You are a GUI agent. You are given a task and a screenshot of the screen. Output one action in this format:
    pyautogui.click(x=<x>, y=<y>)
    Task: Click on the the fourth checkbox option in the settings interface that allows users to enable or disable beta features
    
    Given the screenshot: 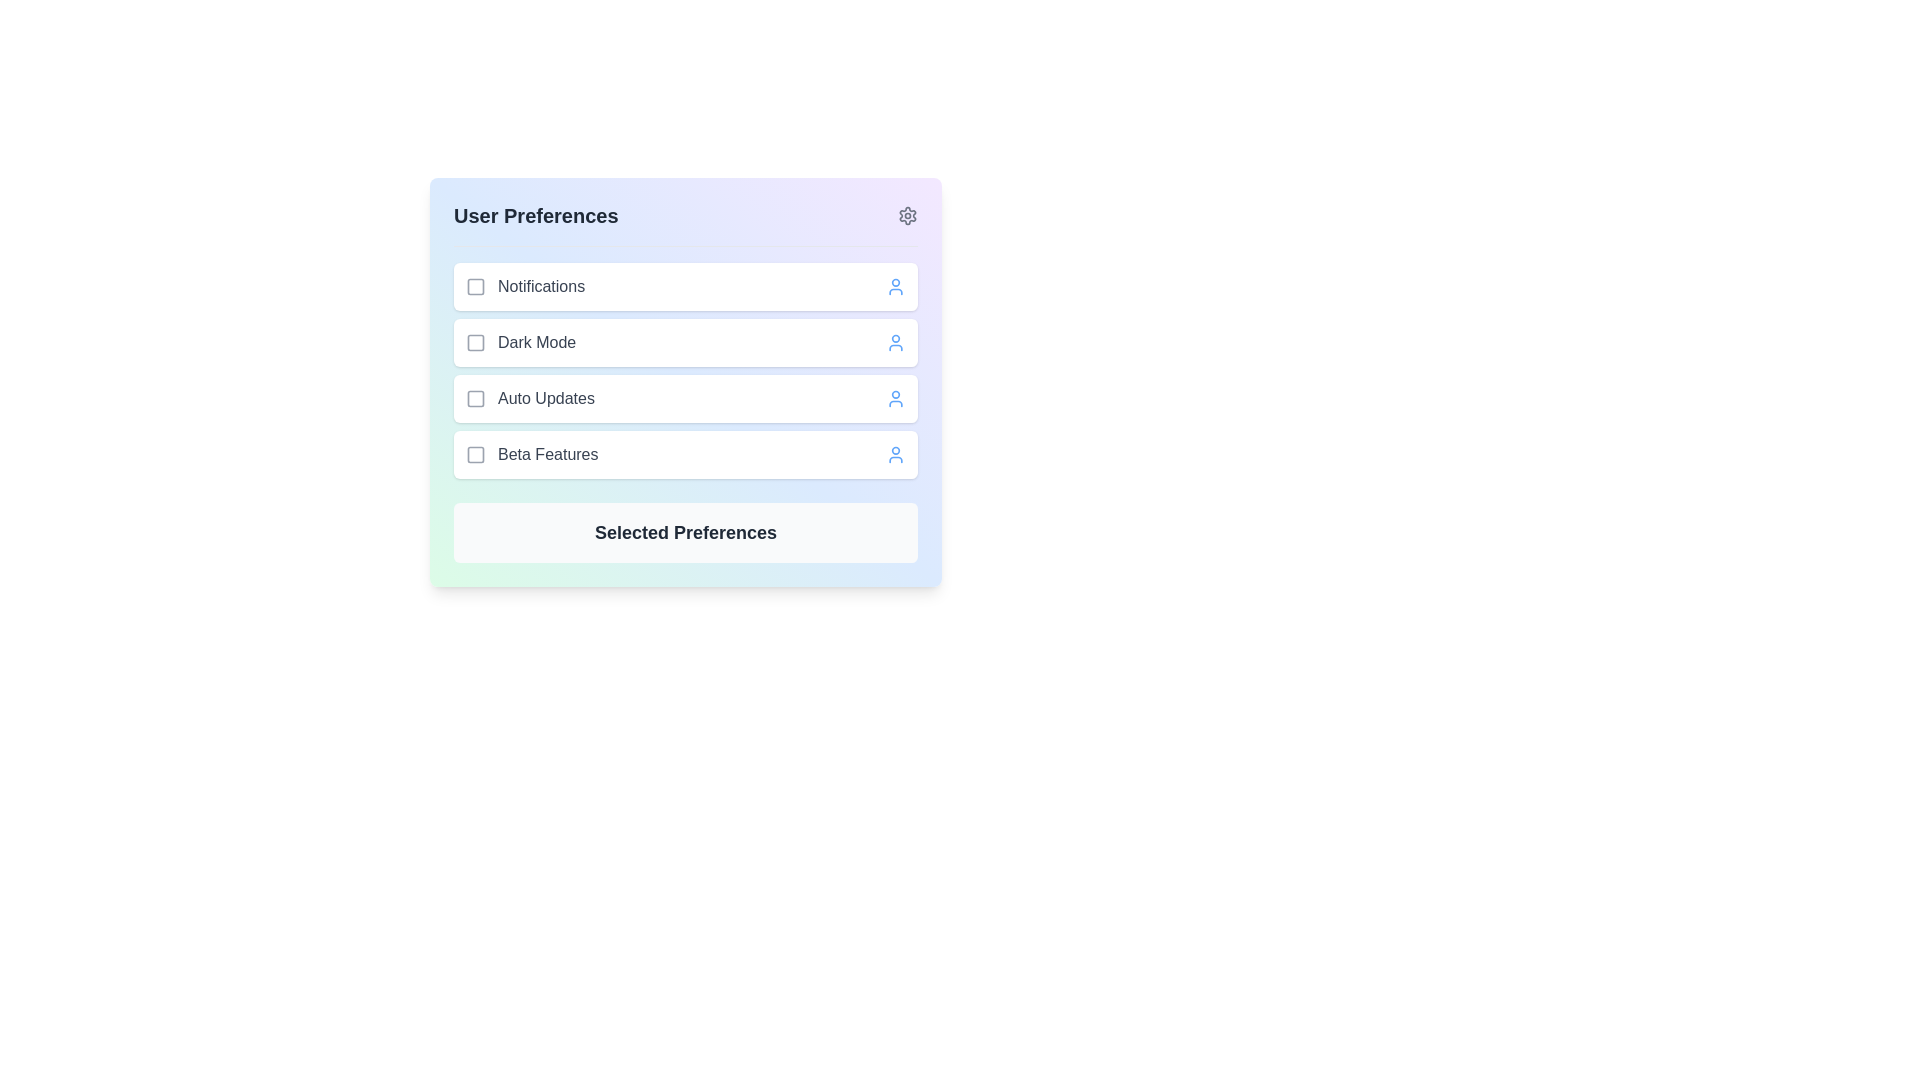 What is the action you would take?
    pyautogui.click(x=532, y=455)
    